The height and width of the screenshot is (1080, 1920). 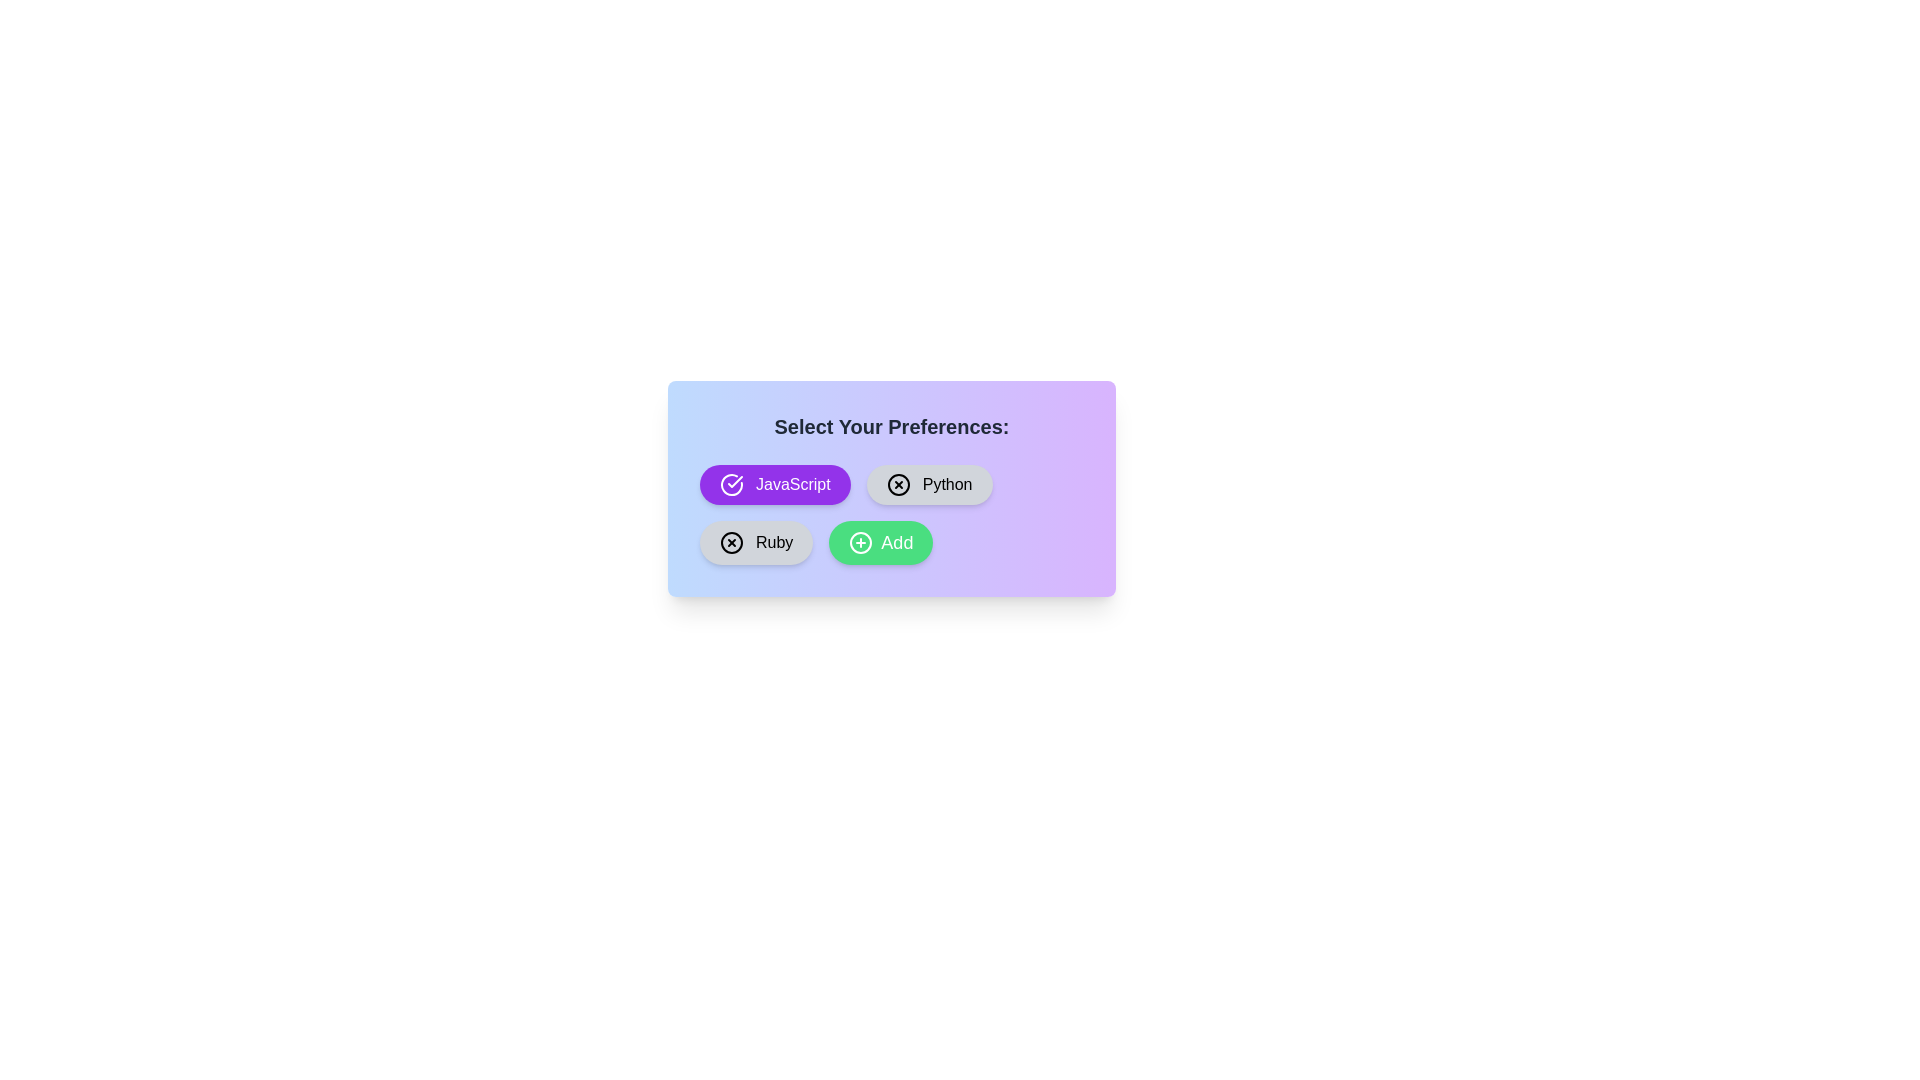 What do you see at coordinates (880, 543) in the screenshot?
I see `'Add' button to trigger its functionality` at bounding box center [880, 543].